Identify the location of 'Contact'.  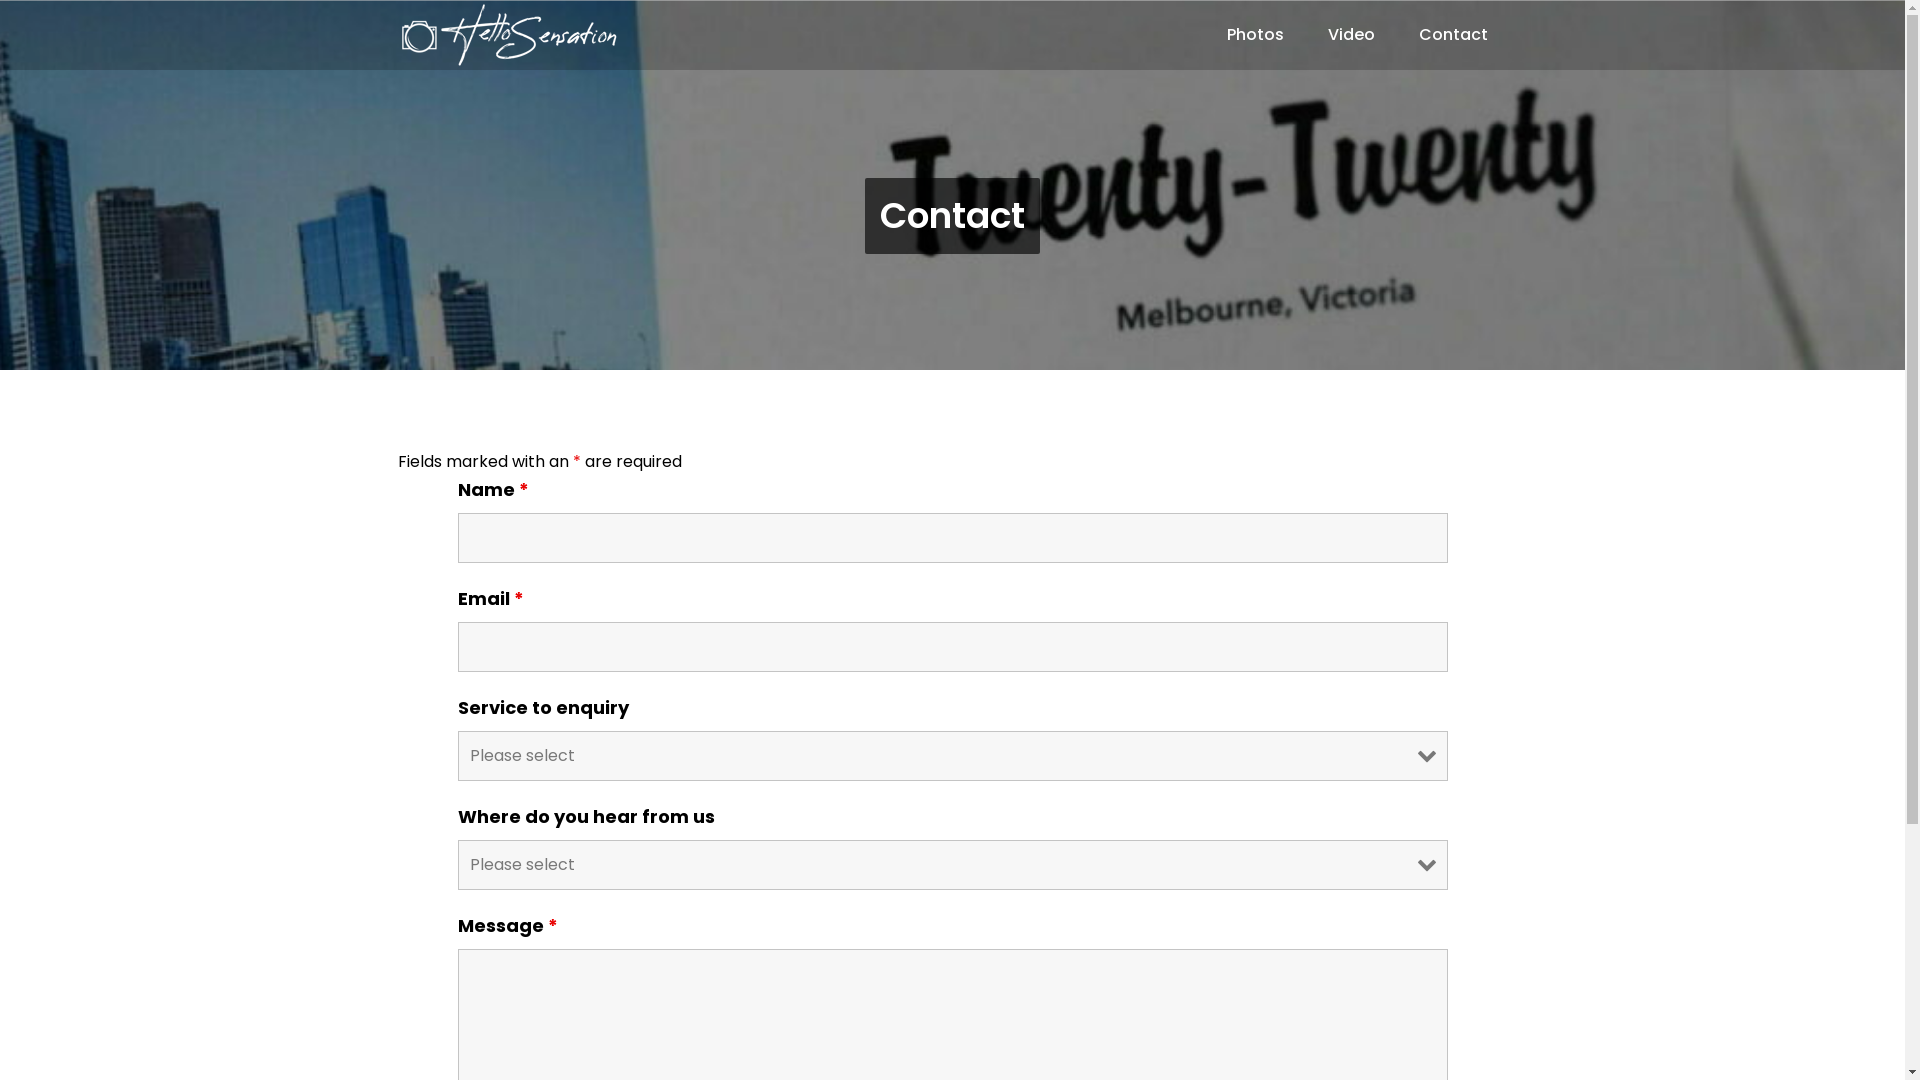
(1452, 34).